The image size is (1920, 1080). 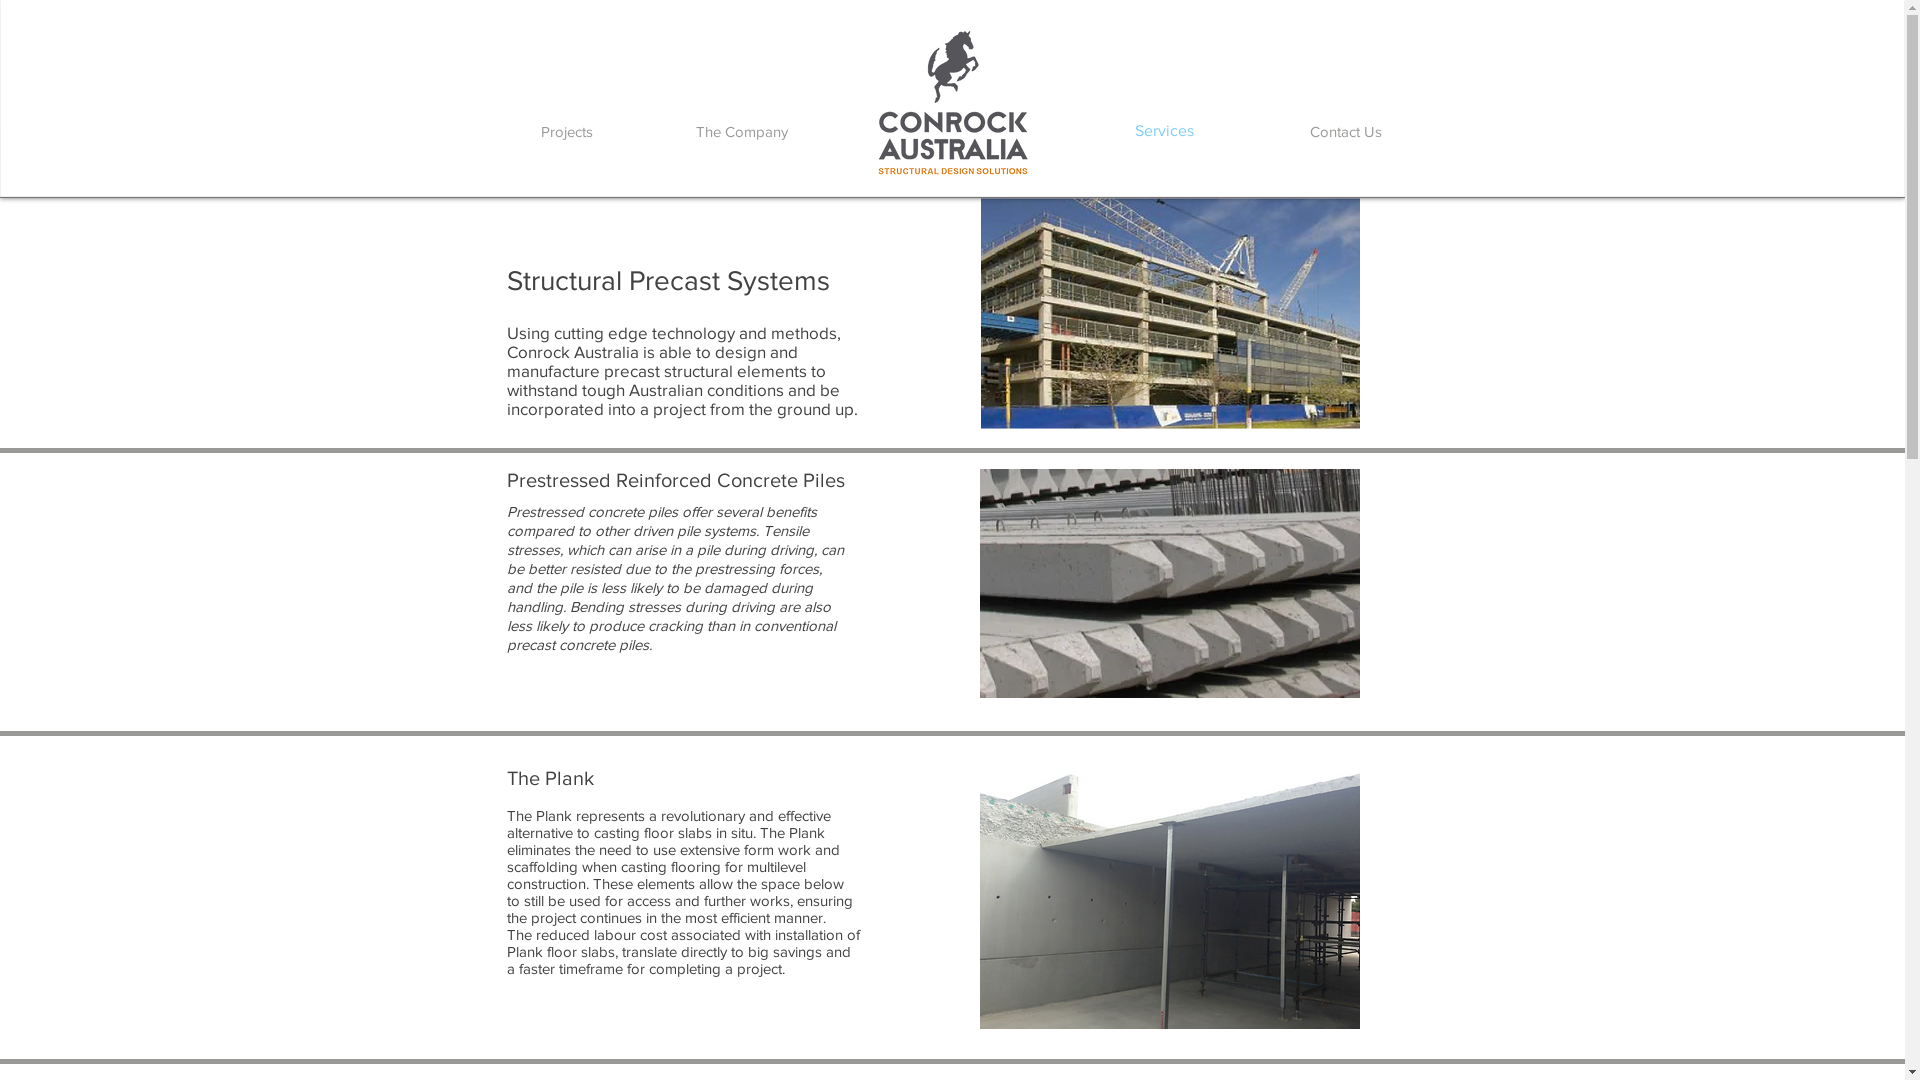 I want to click on 'Contact Us', so click(x=1344, y=131).